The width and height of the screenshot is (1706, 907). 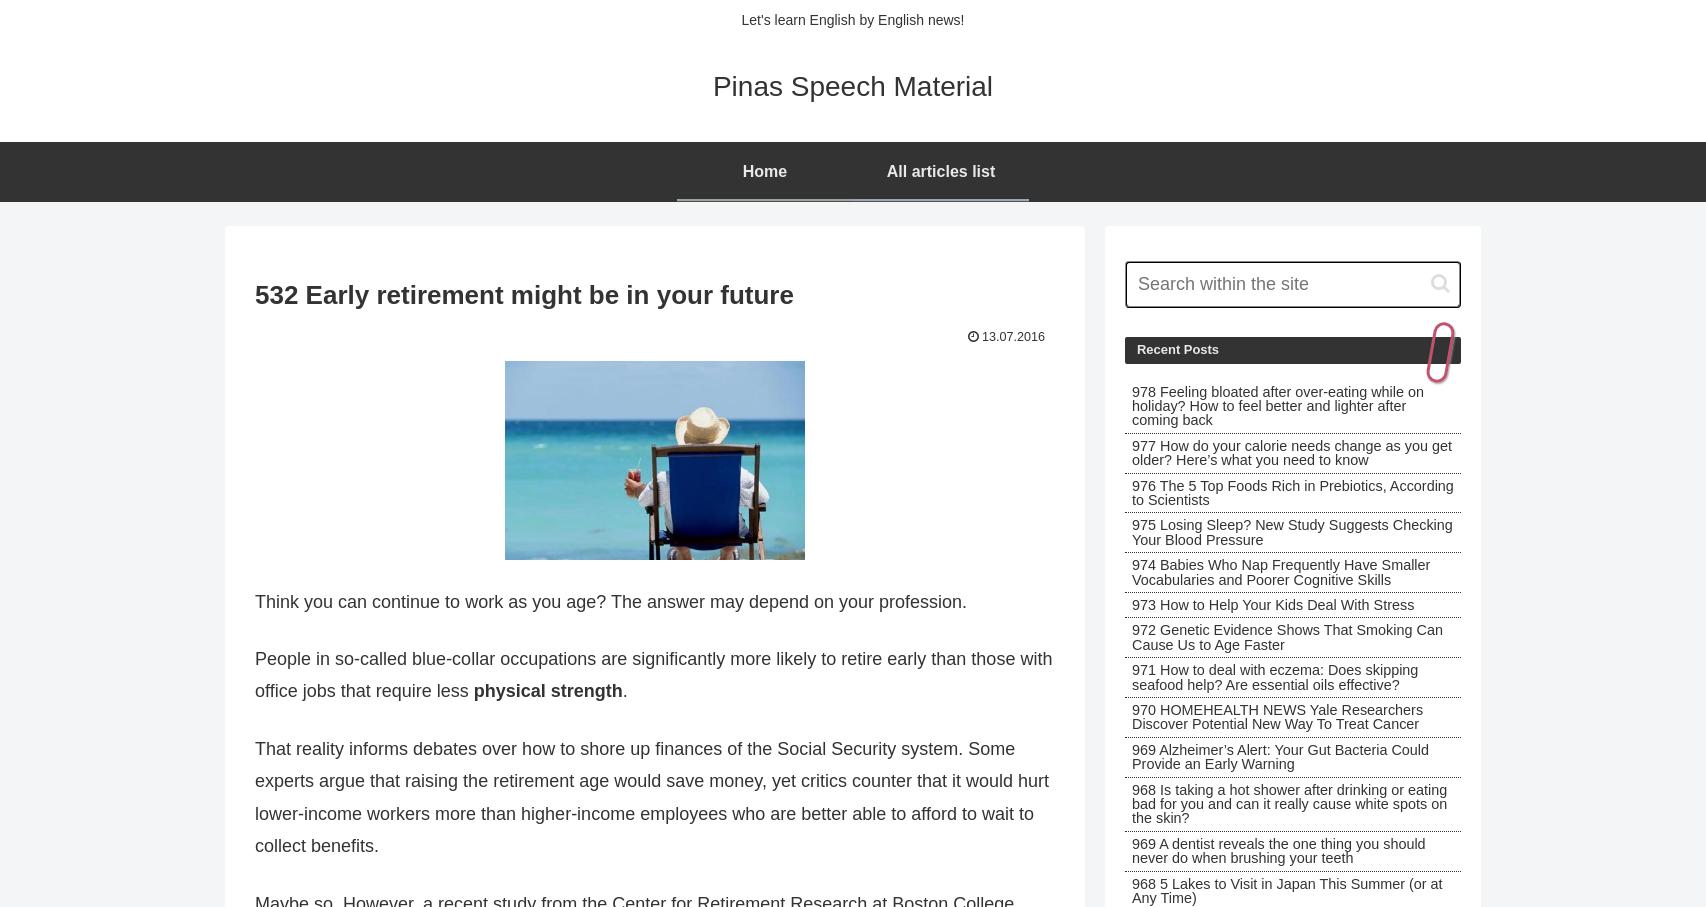 I want to click on 'All articles list', so click(x=940, y=170).